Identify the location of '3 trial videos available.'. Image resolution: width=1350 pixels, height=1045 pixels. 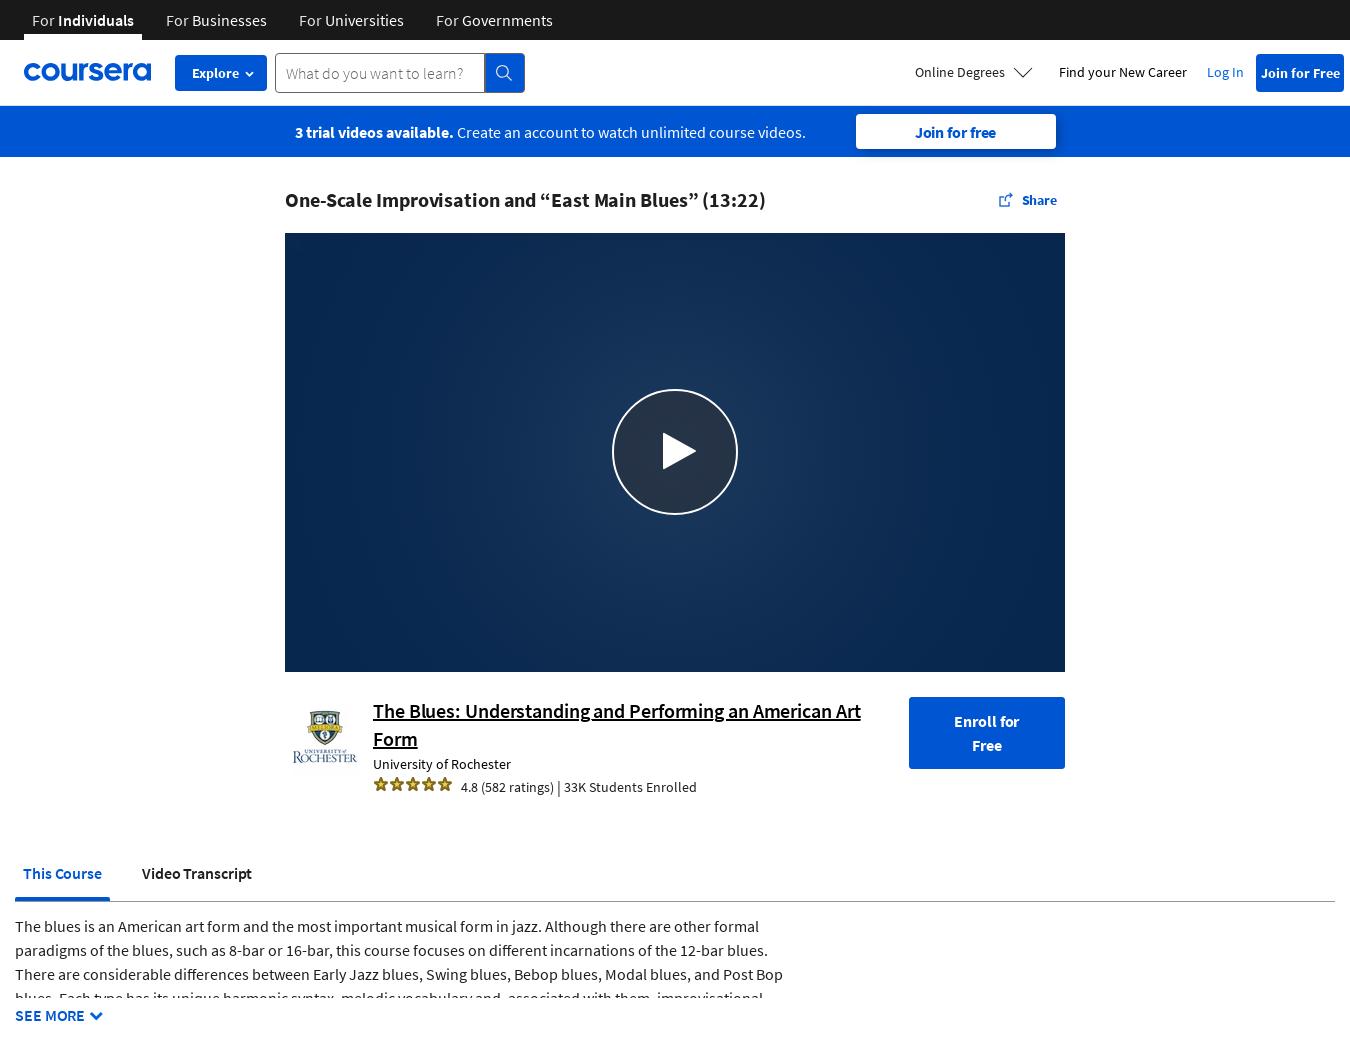
(373, 130).